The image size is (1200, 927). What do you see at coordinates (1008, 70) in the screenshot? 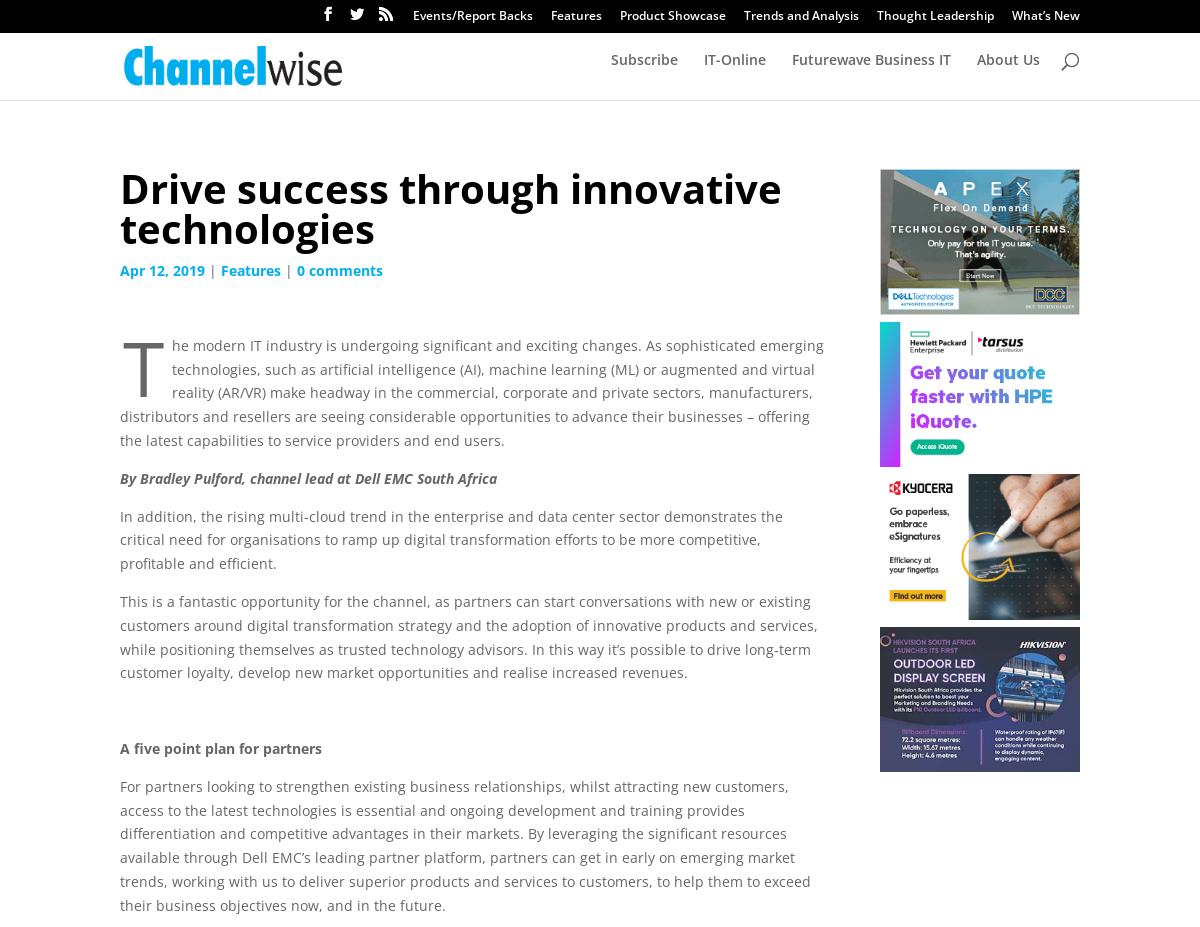
I see `'About Us'` at bounding box center [1008, 70].